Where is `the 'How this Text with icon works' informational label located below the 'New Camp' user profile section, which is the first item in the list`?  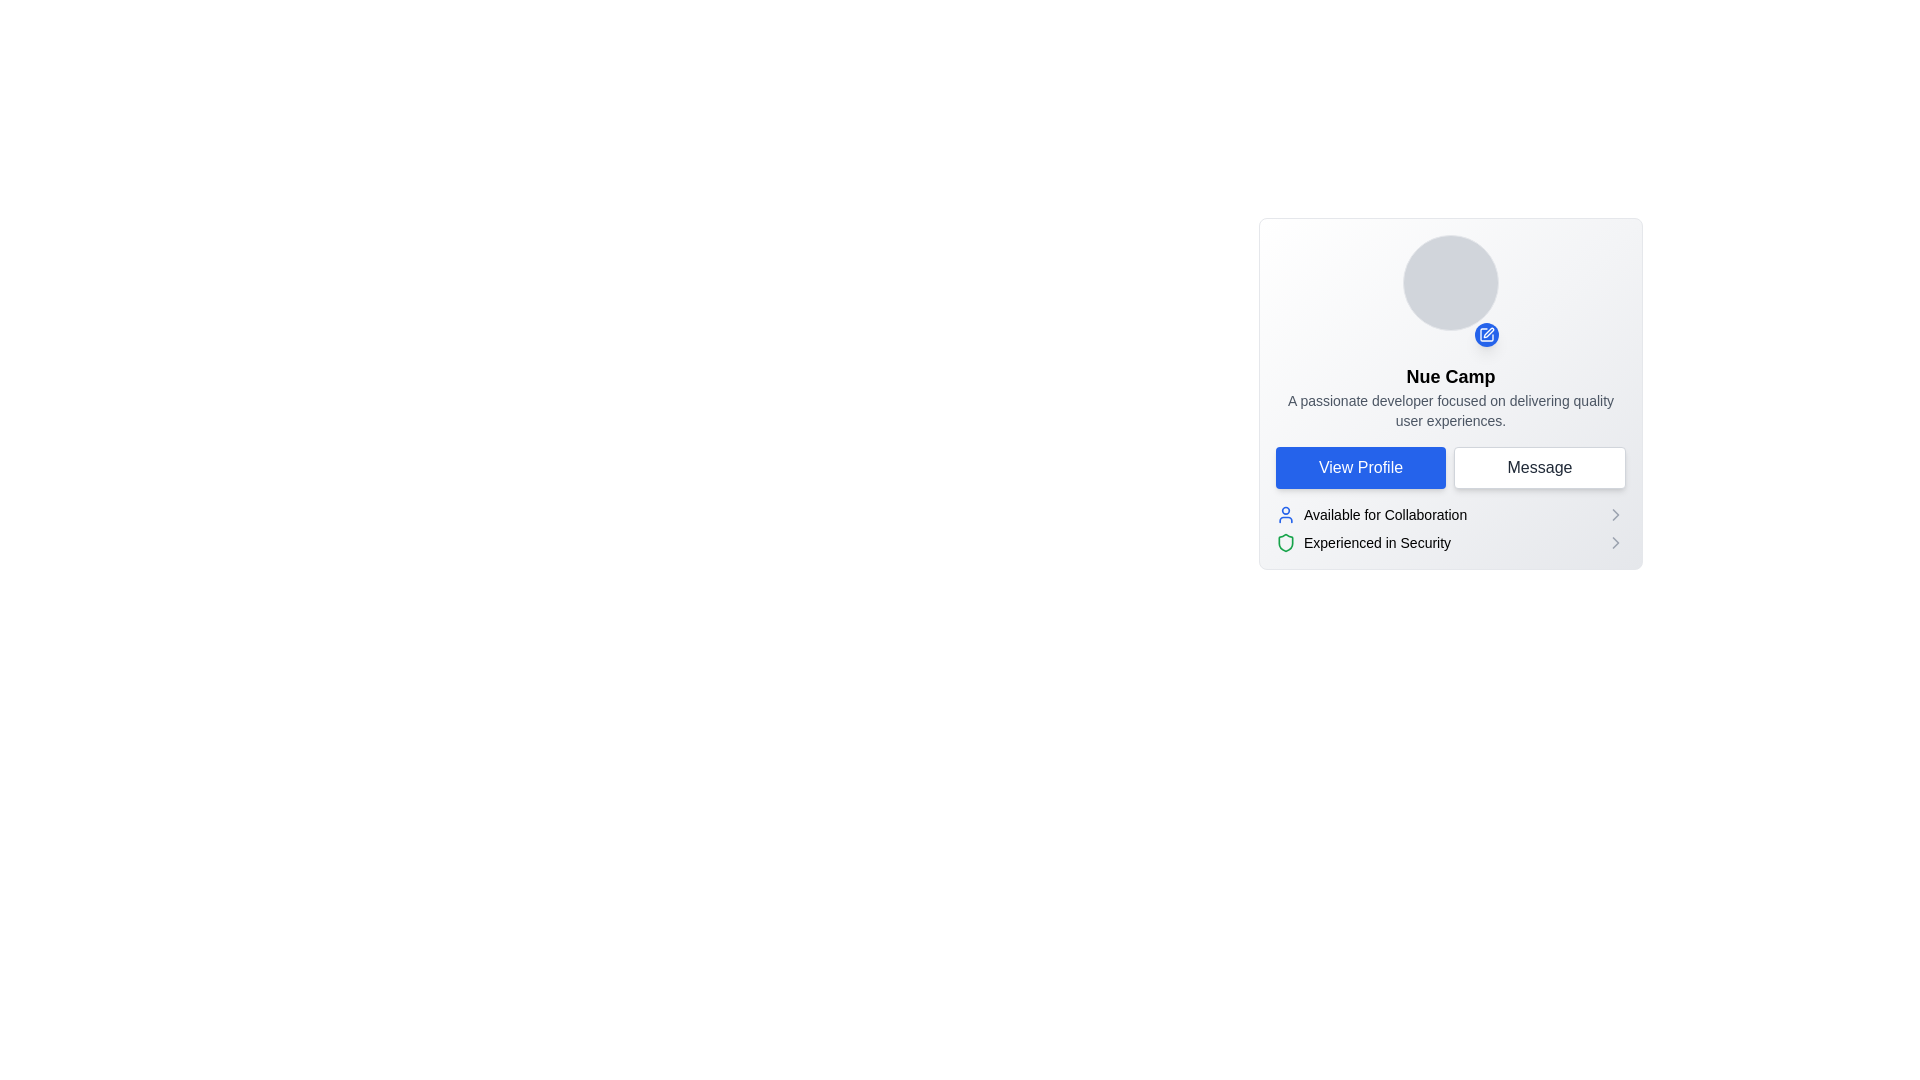 the 'How this Text with icon works' informational label located below the 'New Camp' user profile section, which is the first item in the list is located at coordinates (1370, 514).